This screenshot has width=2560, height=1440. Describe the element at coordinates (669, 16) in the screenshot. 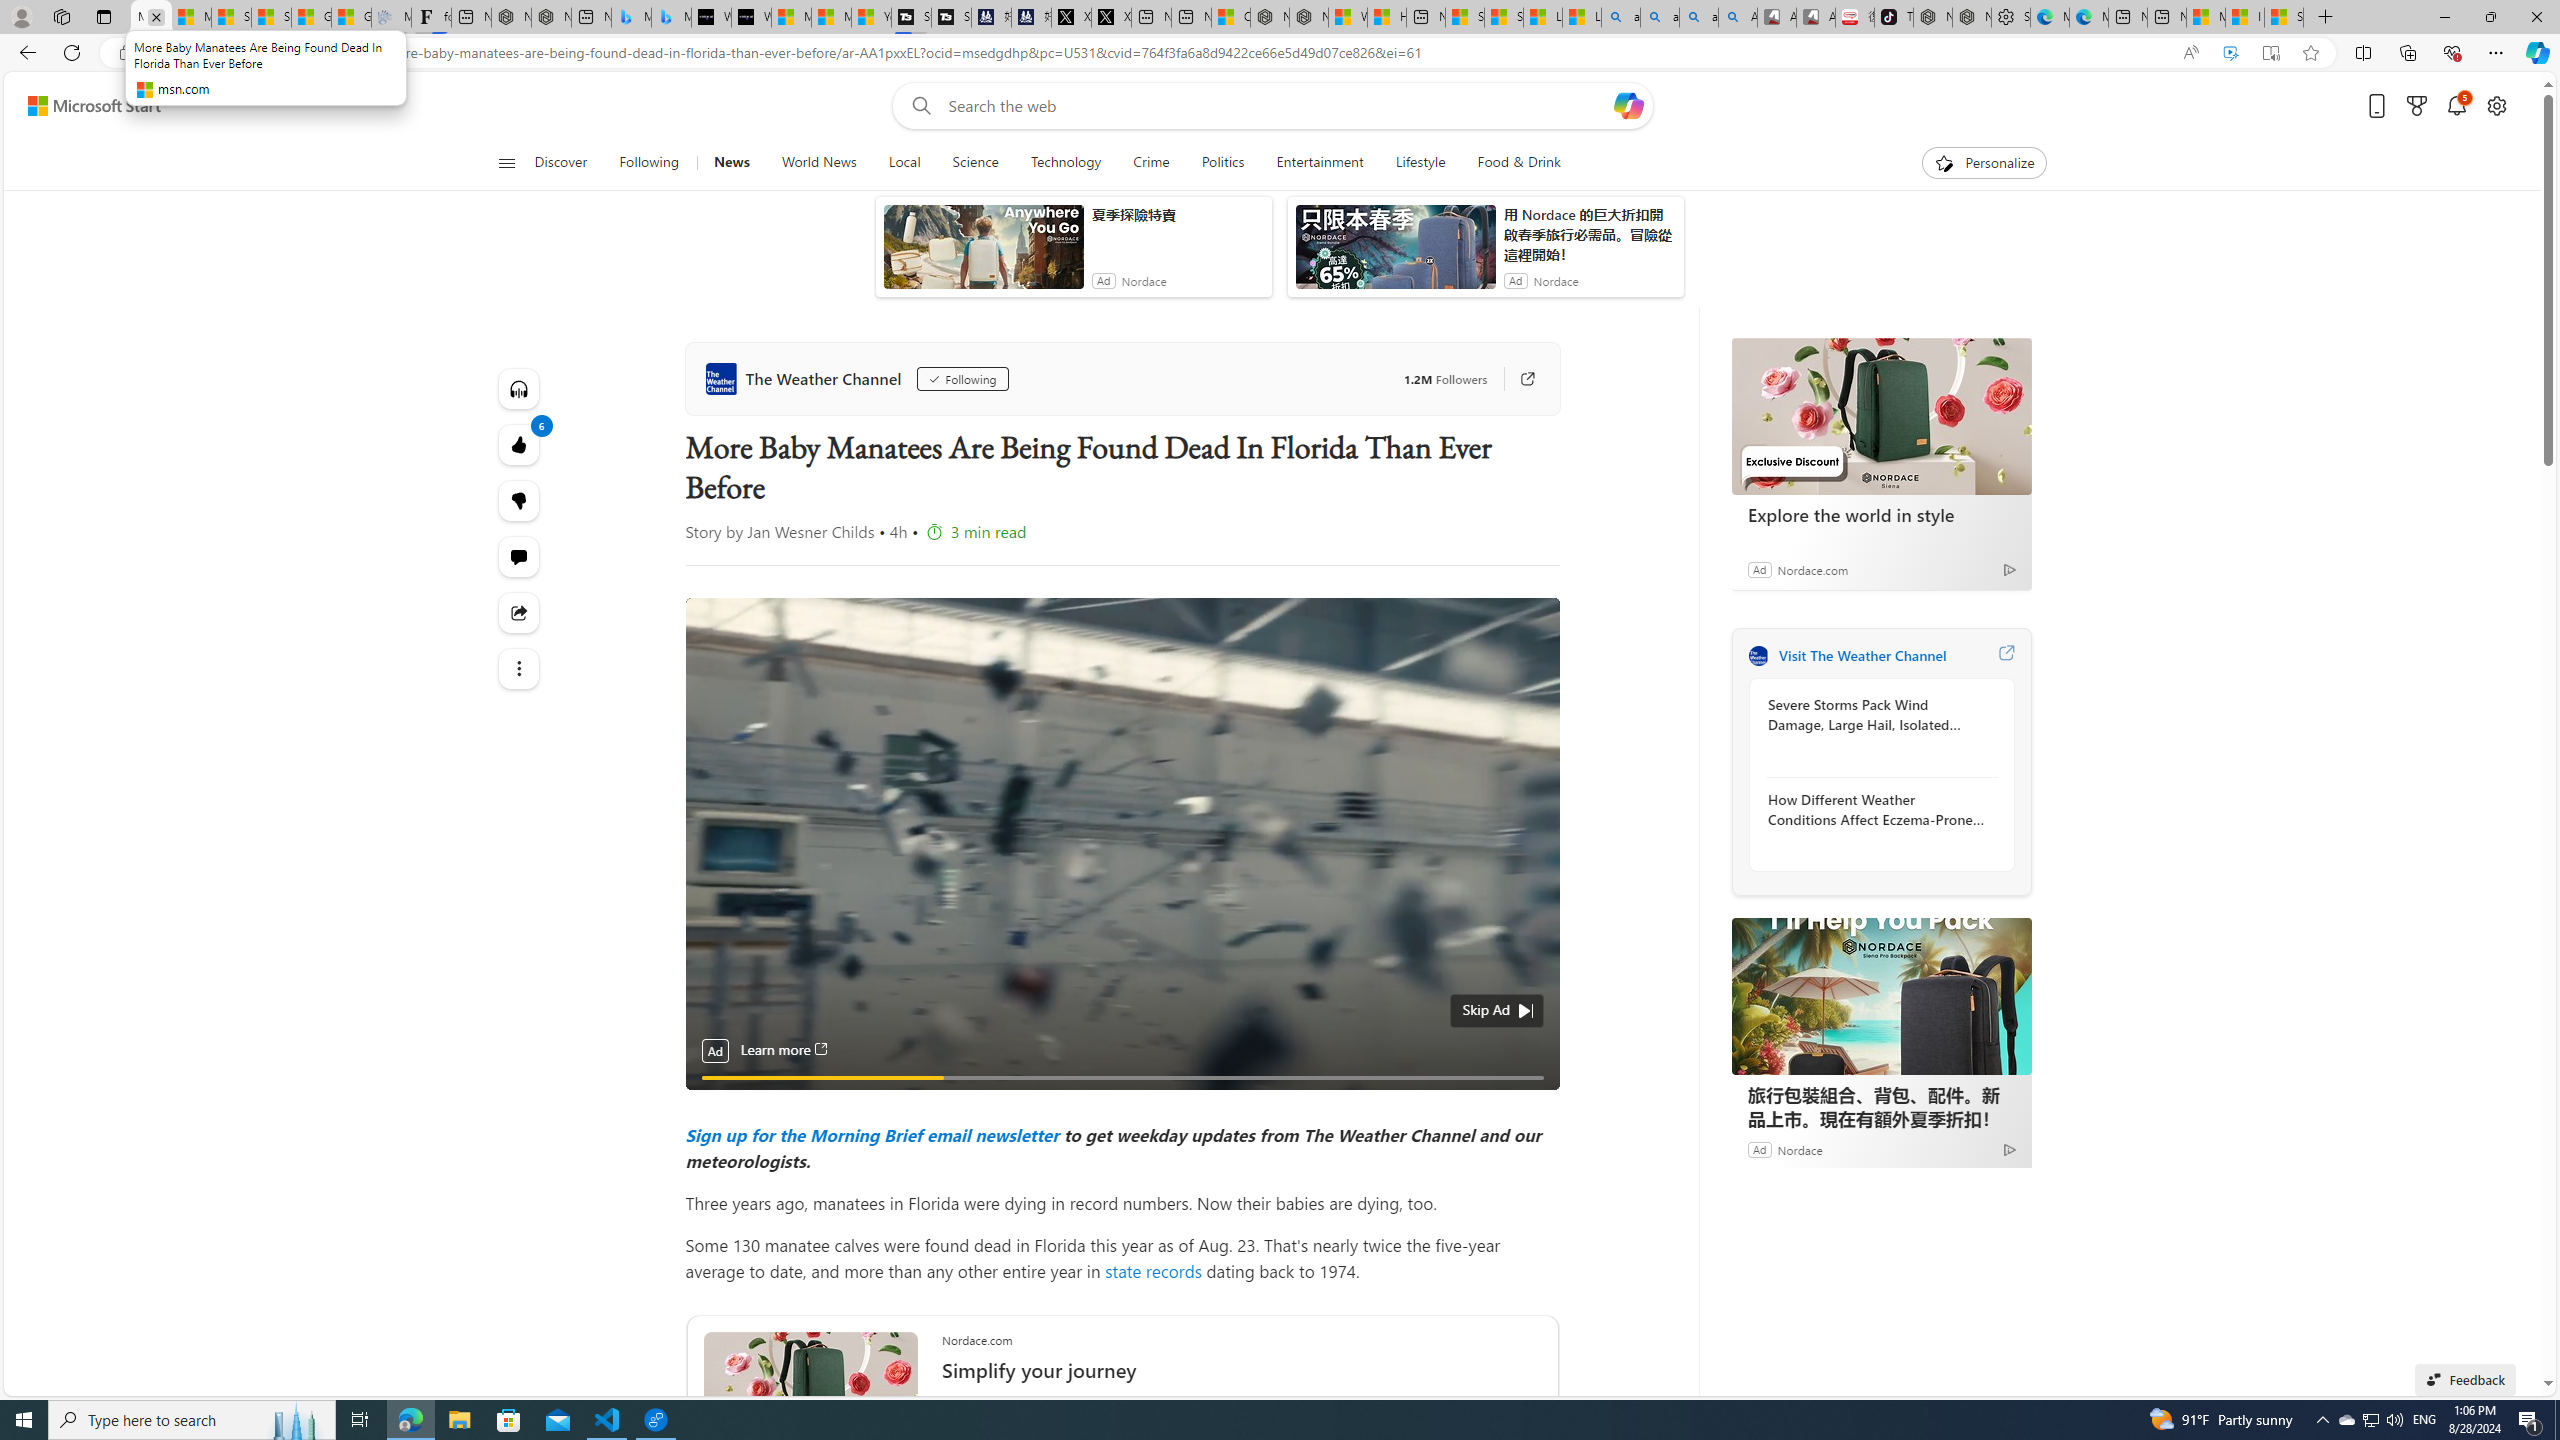

I see `'Microsoft Bing Travel - Shangri-La Hotel Bangkok'` at that location.